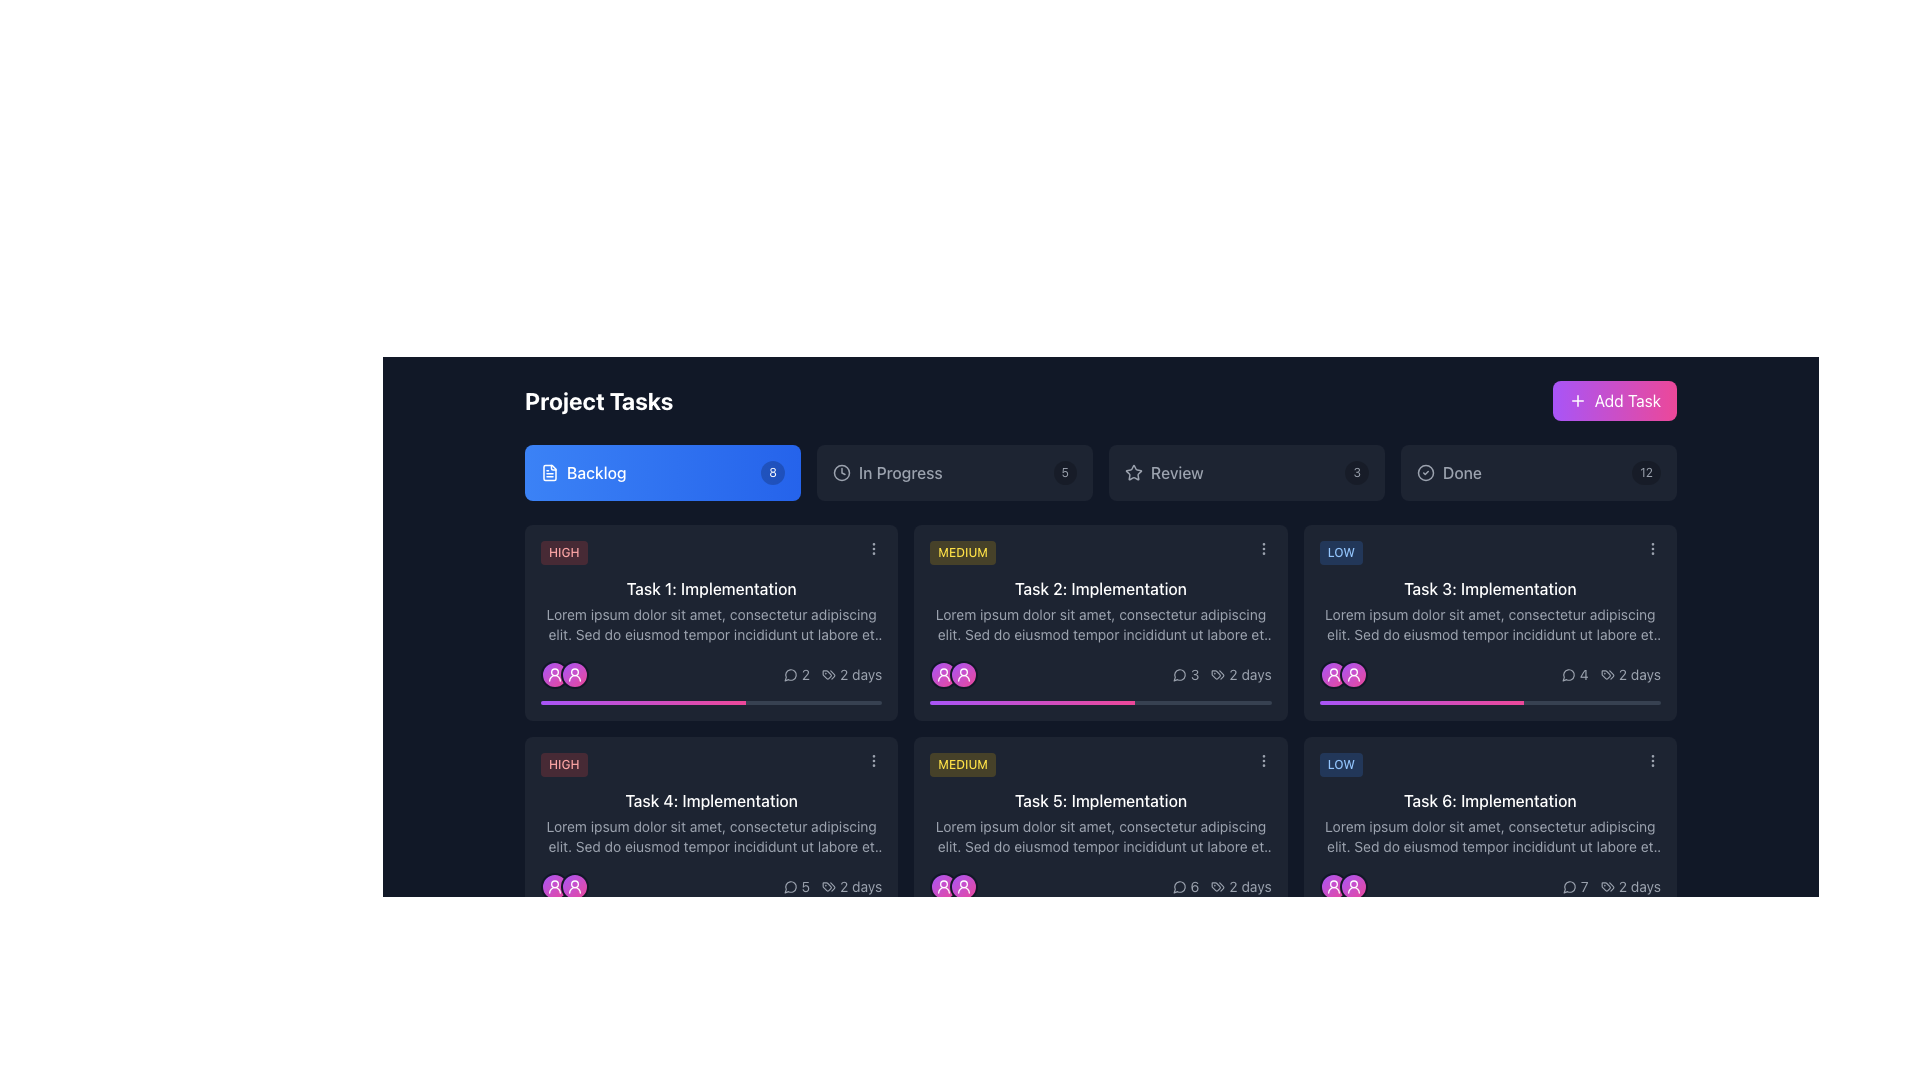 The image size is (1920, 1080). I want to click on the circular avatar with a gradient fill transitioning from purple to pink and a white border, located in the 'Task 4: Implementation' card, so click(574, 886).